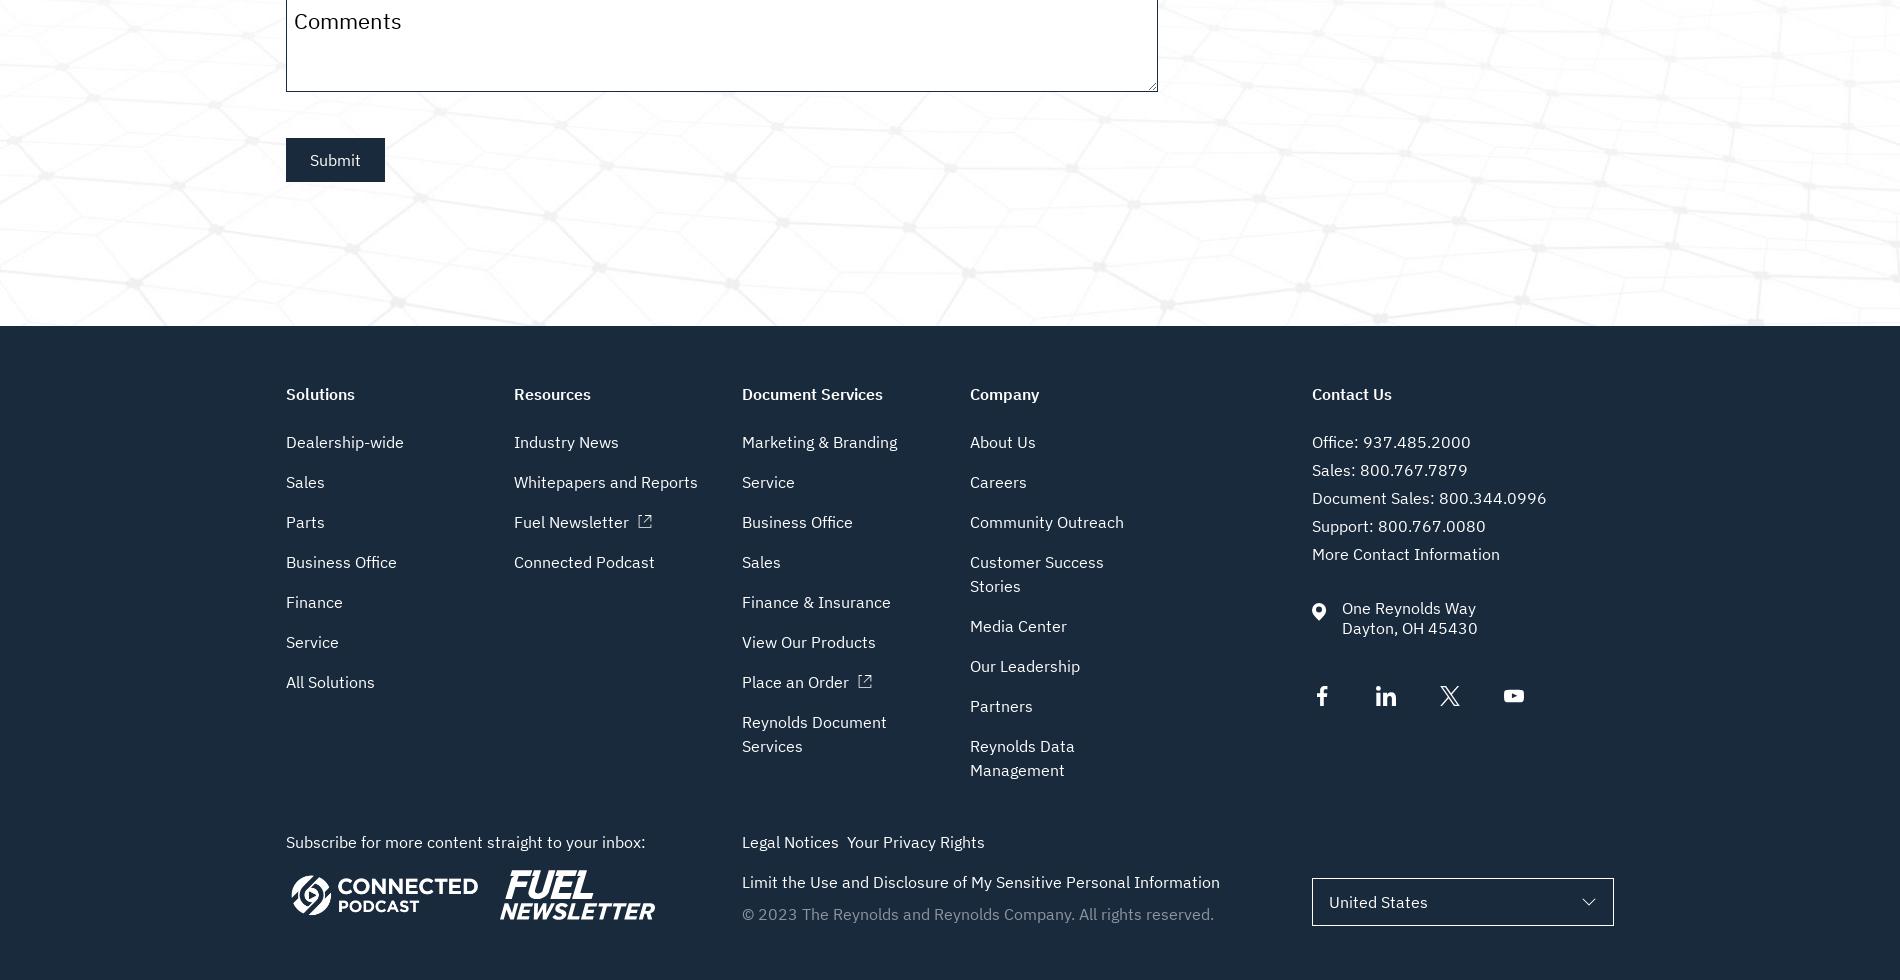 This screenshot has width=1900, height=980. I want to click on '800.344.0996', so click(1493, 498).